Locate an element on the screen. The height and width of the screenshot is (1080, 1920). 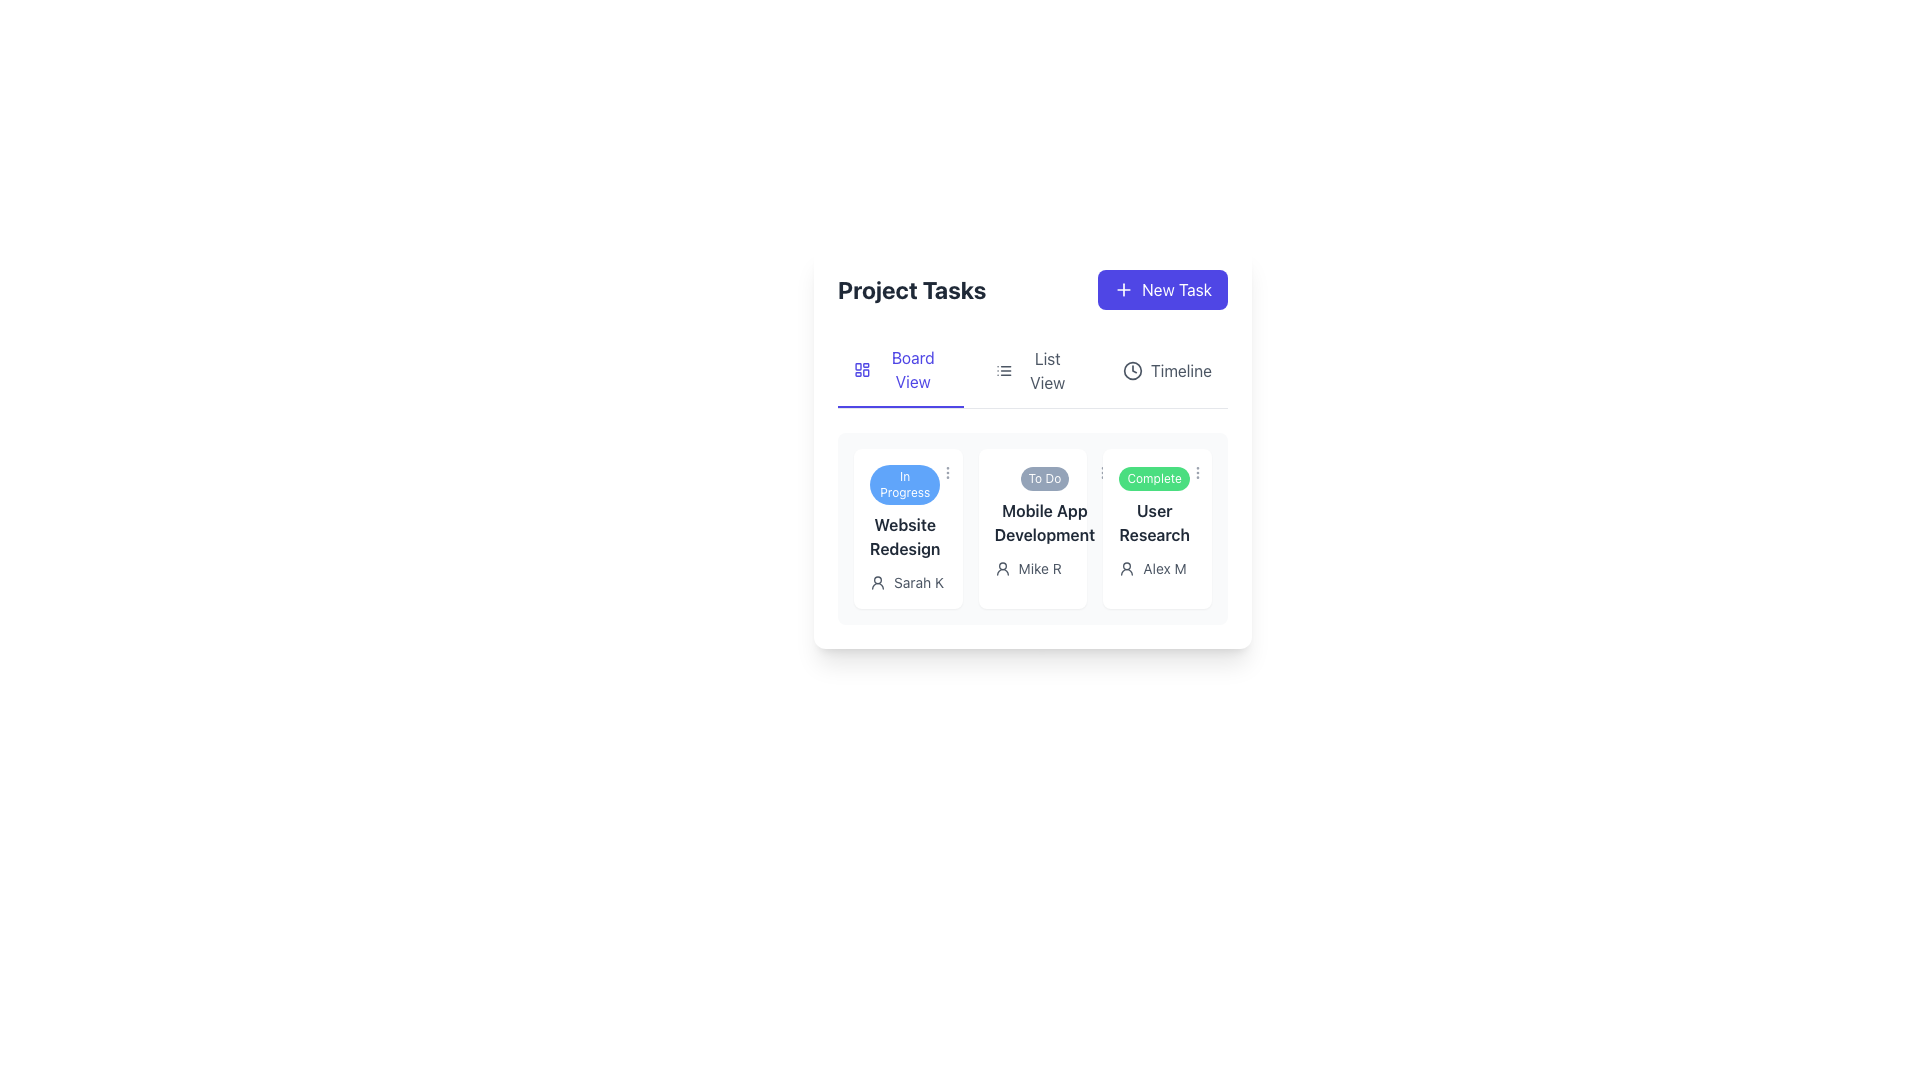
the user icon representing 'Alex M' on the 'User Research' card, located at the leftmost position within the group is located at coordinates (1127, 569).